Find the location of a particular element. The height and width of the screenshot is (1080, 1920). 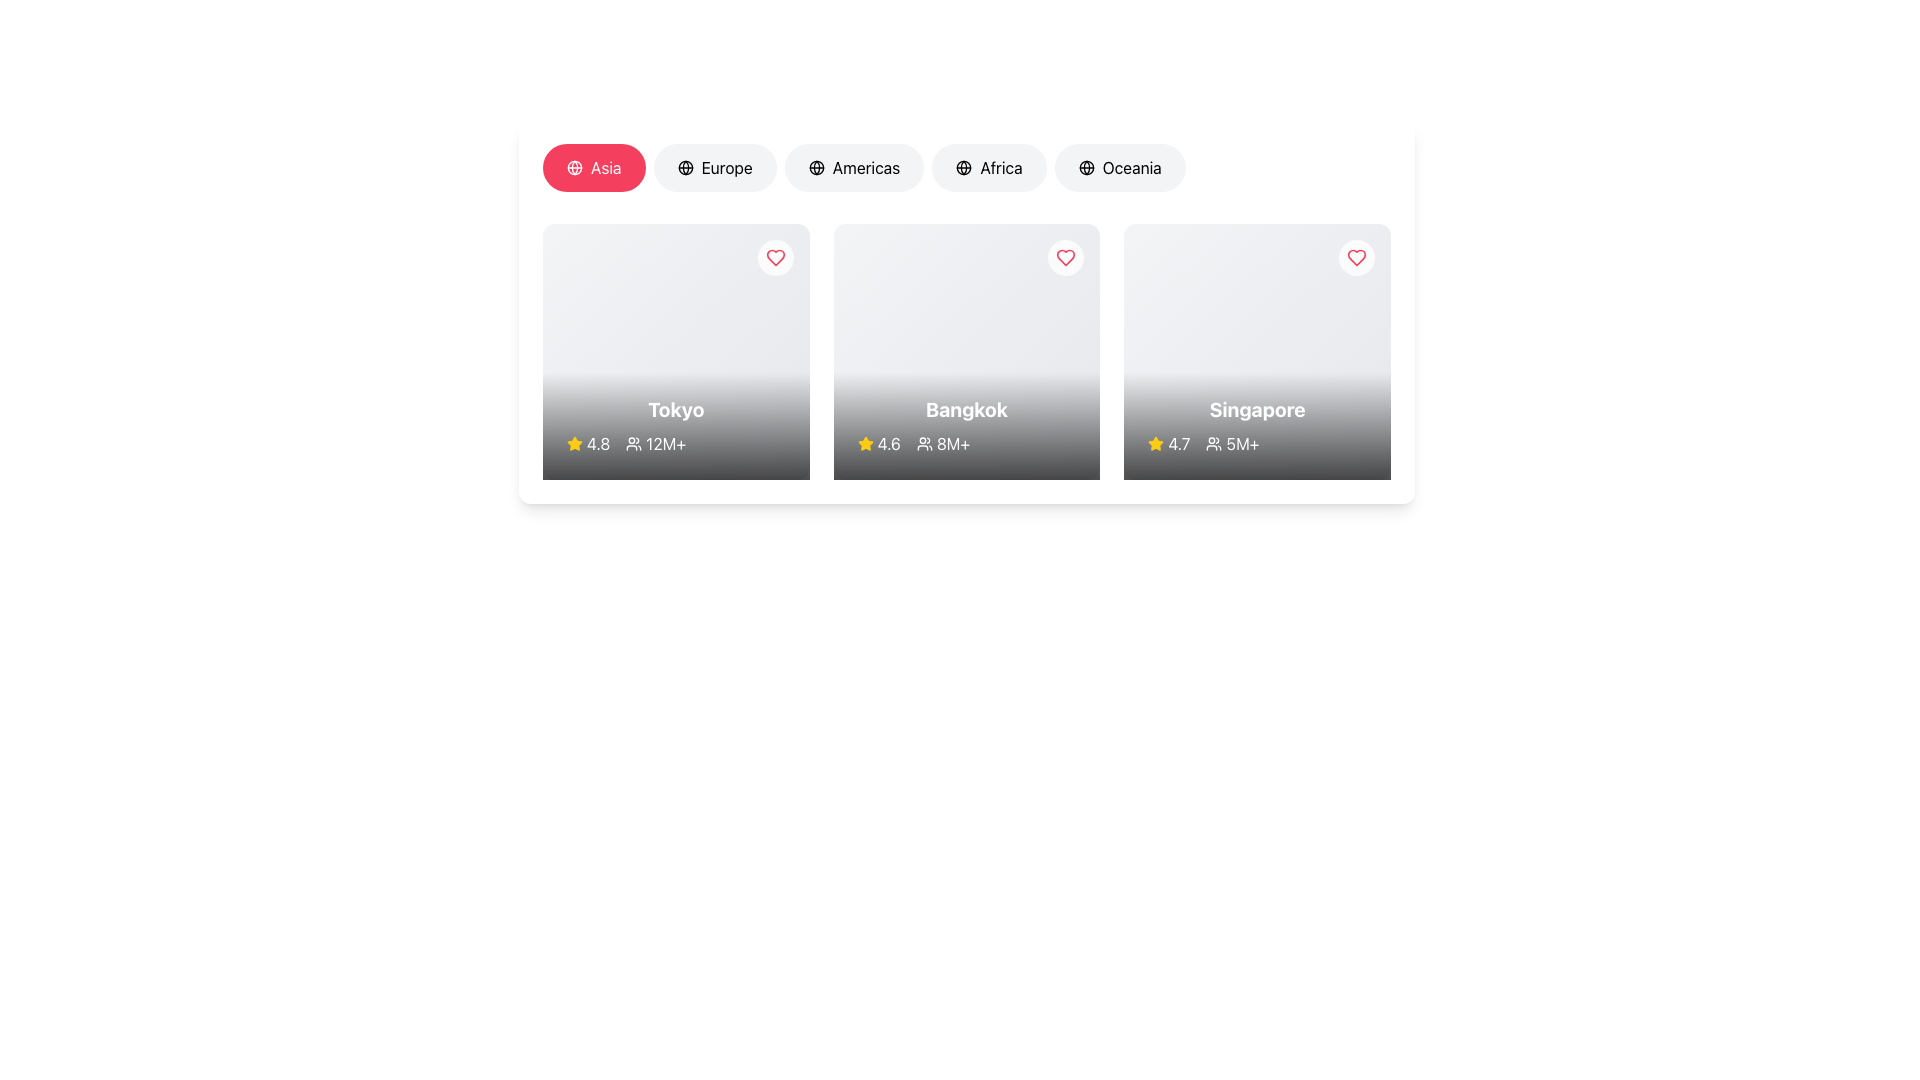

the rating icon located at the bottom-left corner of the 'Tokyo' card, which visually represents the rating value of 4.8 is located at coordinates (574, 442).